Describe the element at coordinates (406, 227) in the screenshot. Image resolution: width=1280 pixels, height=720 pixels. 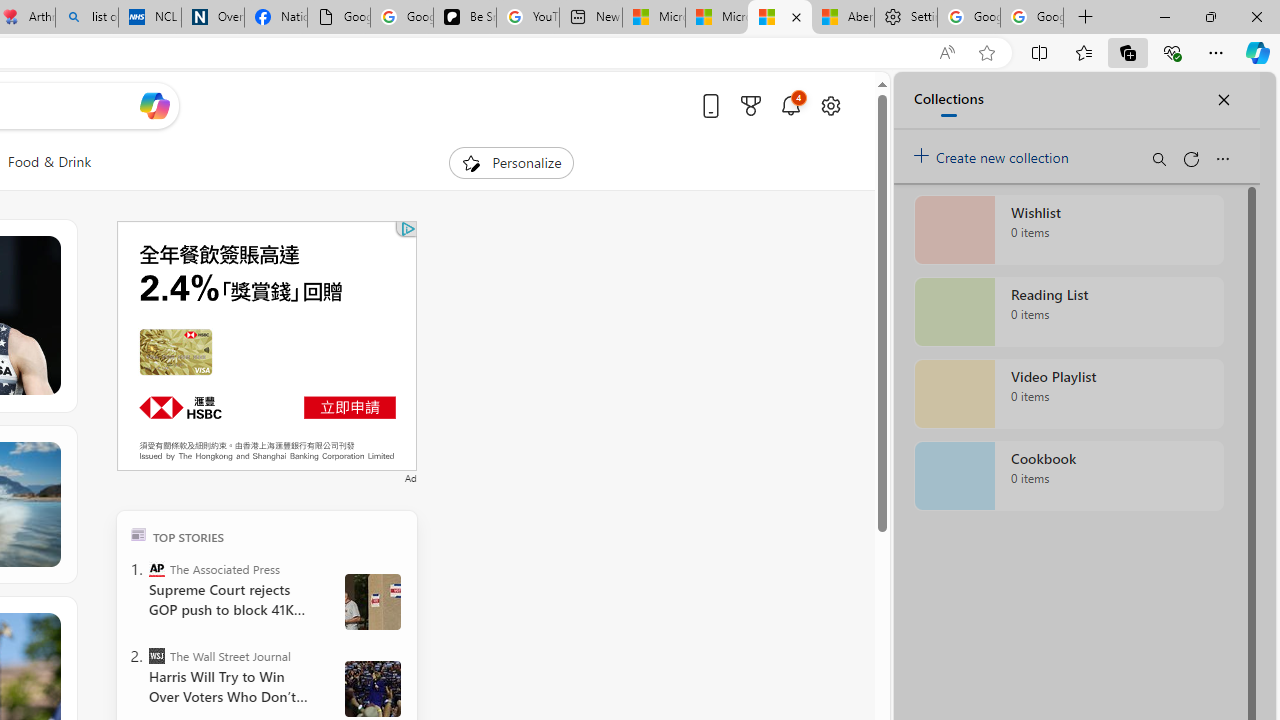
I see `'Class: qc-adchoices-link top-right '` at that location.